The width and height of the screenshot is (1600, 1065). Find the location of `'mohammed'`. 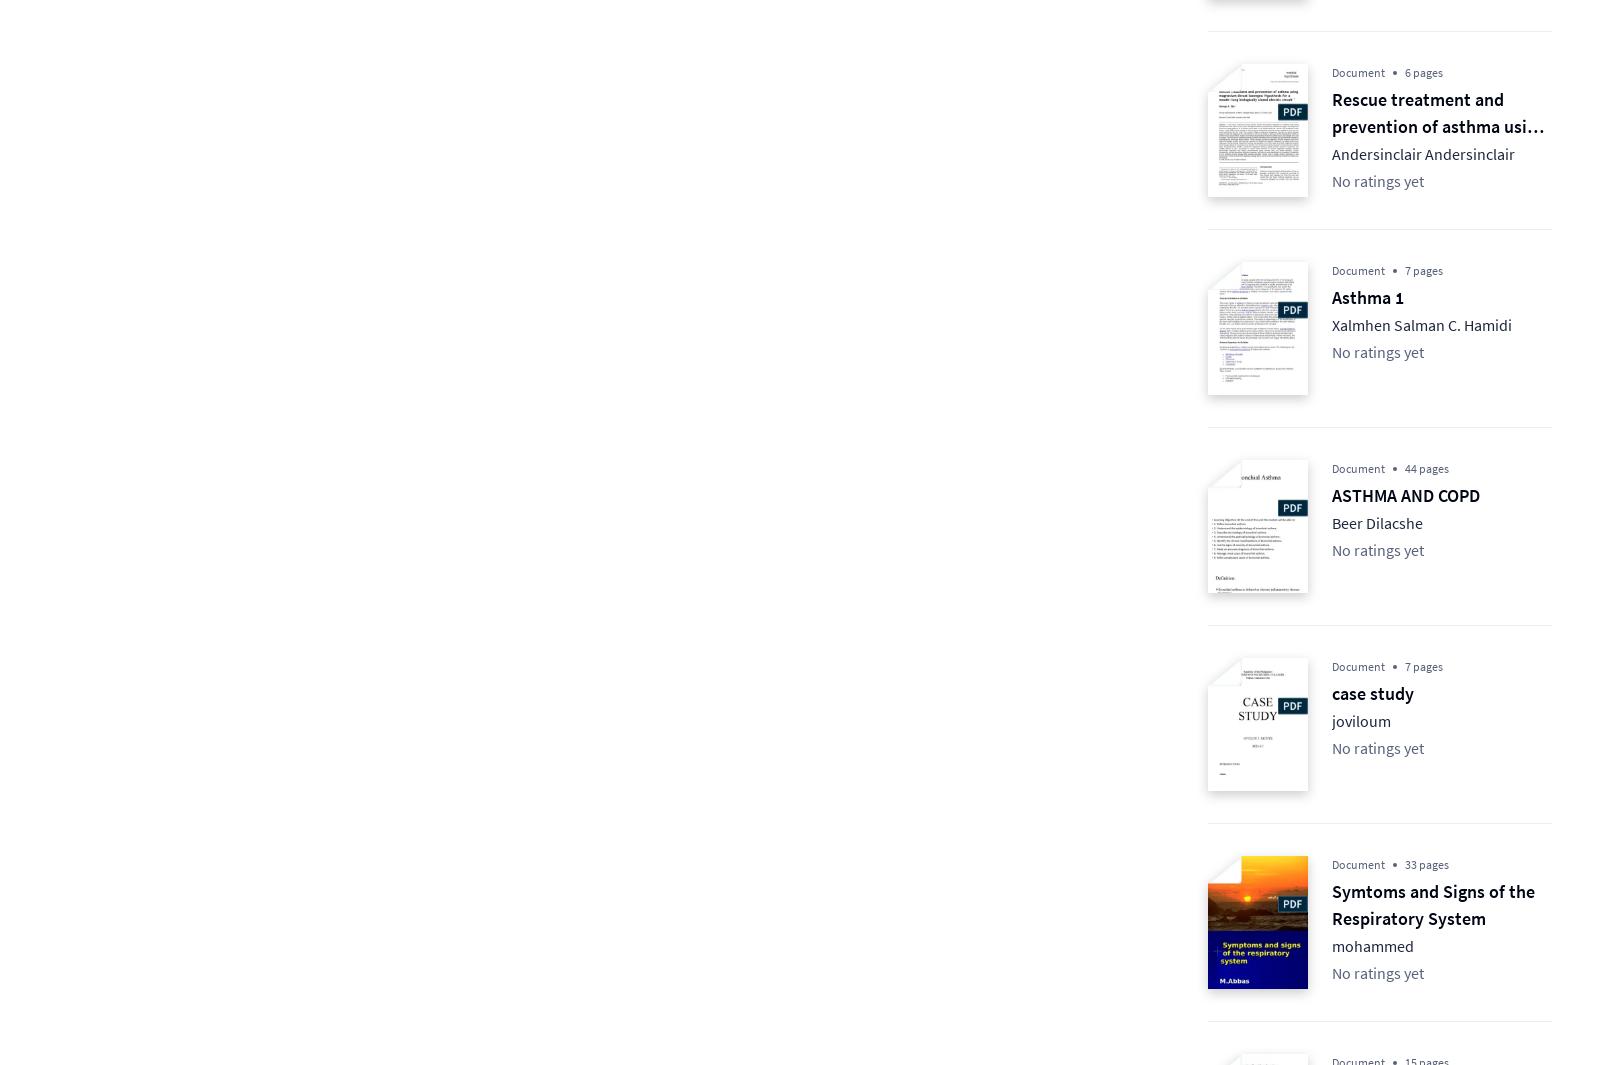

'mohammed' is located at coordinates (1331, 946).